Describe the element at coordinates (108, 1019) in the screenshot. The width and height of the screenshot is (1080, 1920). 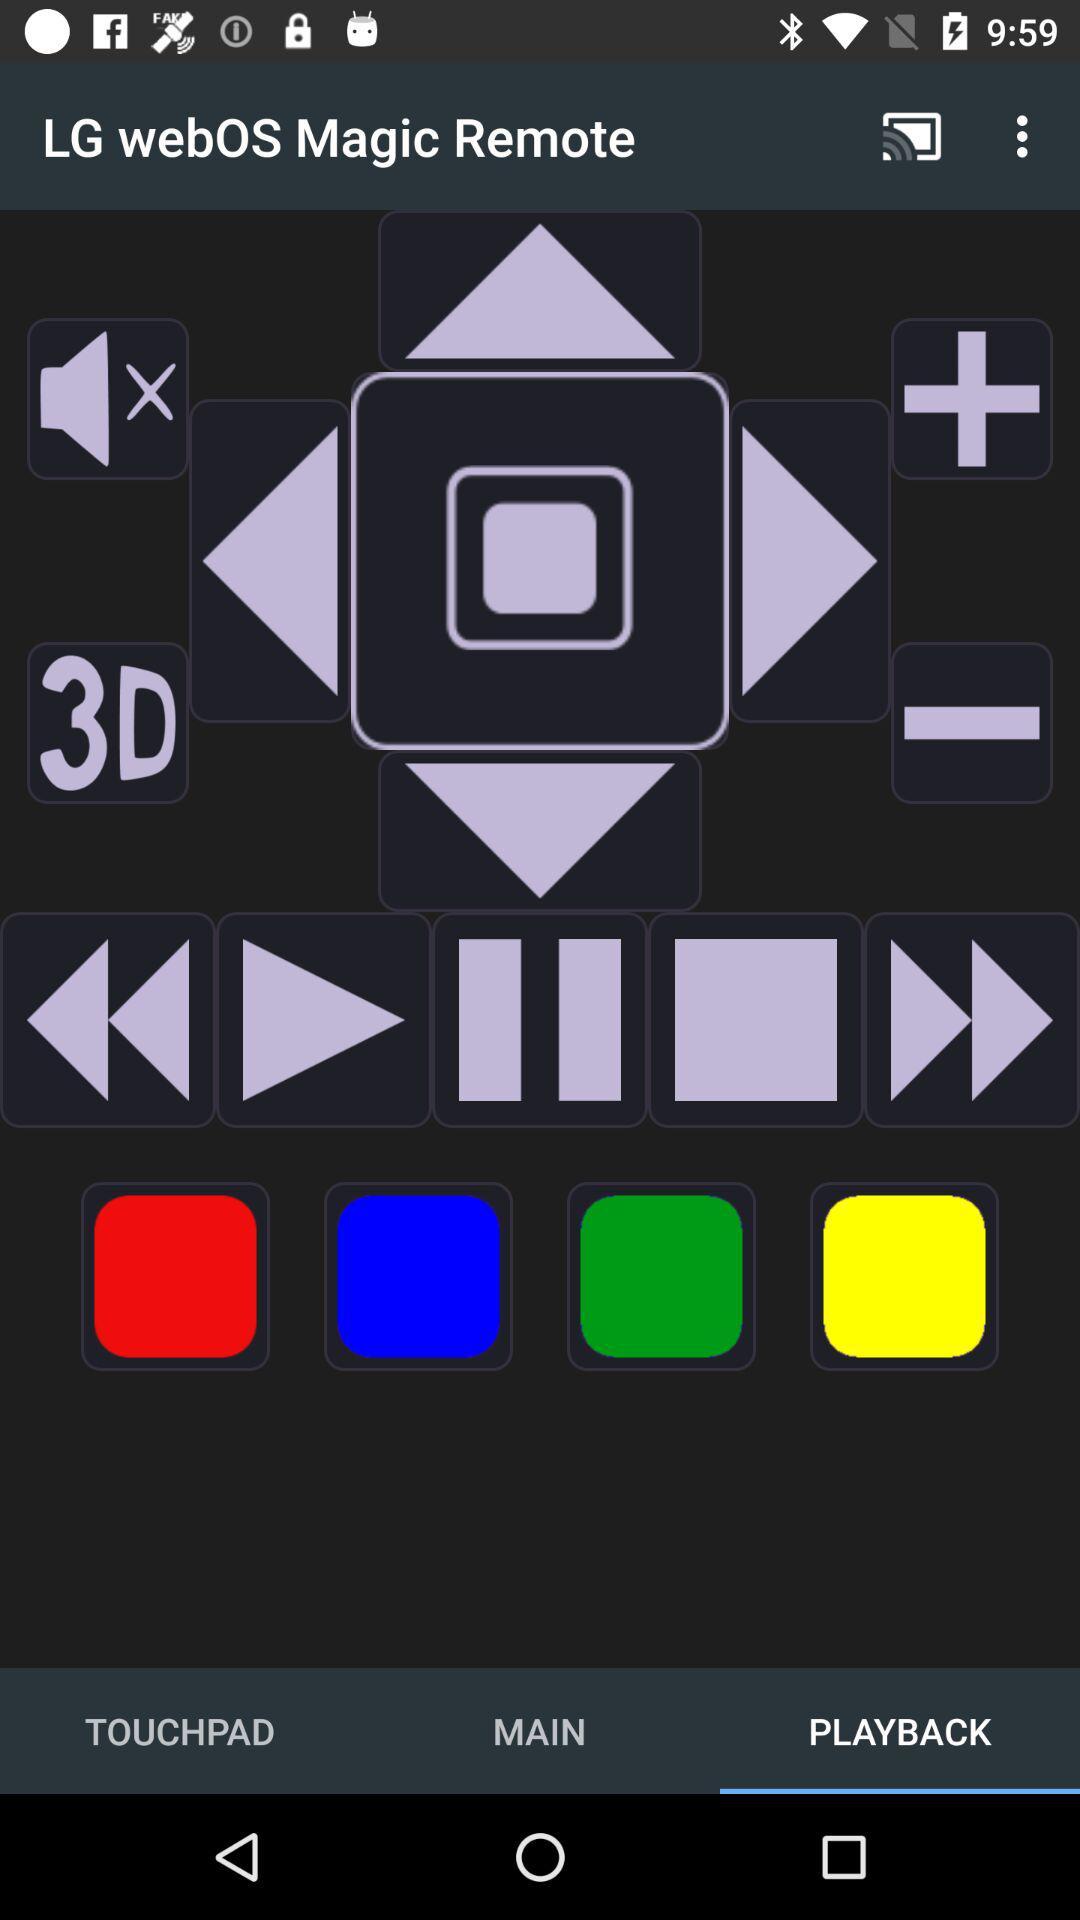
I see `the av_rewind icon` at that location.